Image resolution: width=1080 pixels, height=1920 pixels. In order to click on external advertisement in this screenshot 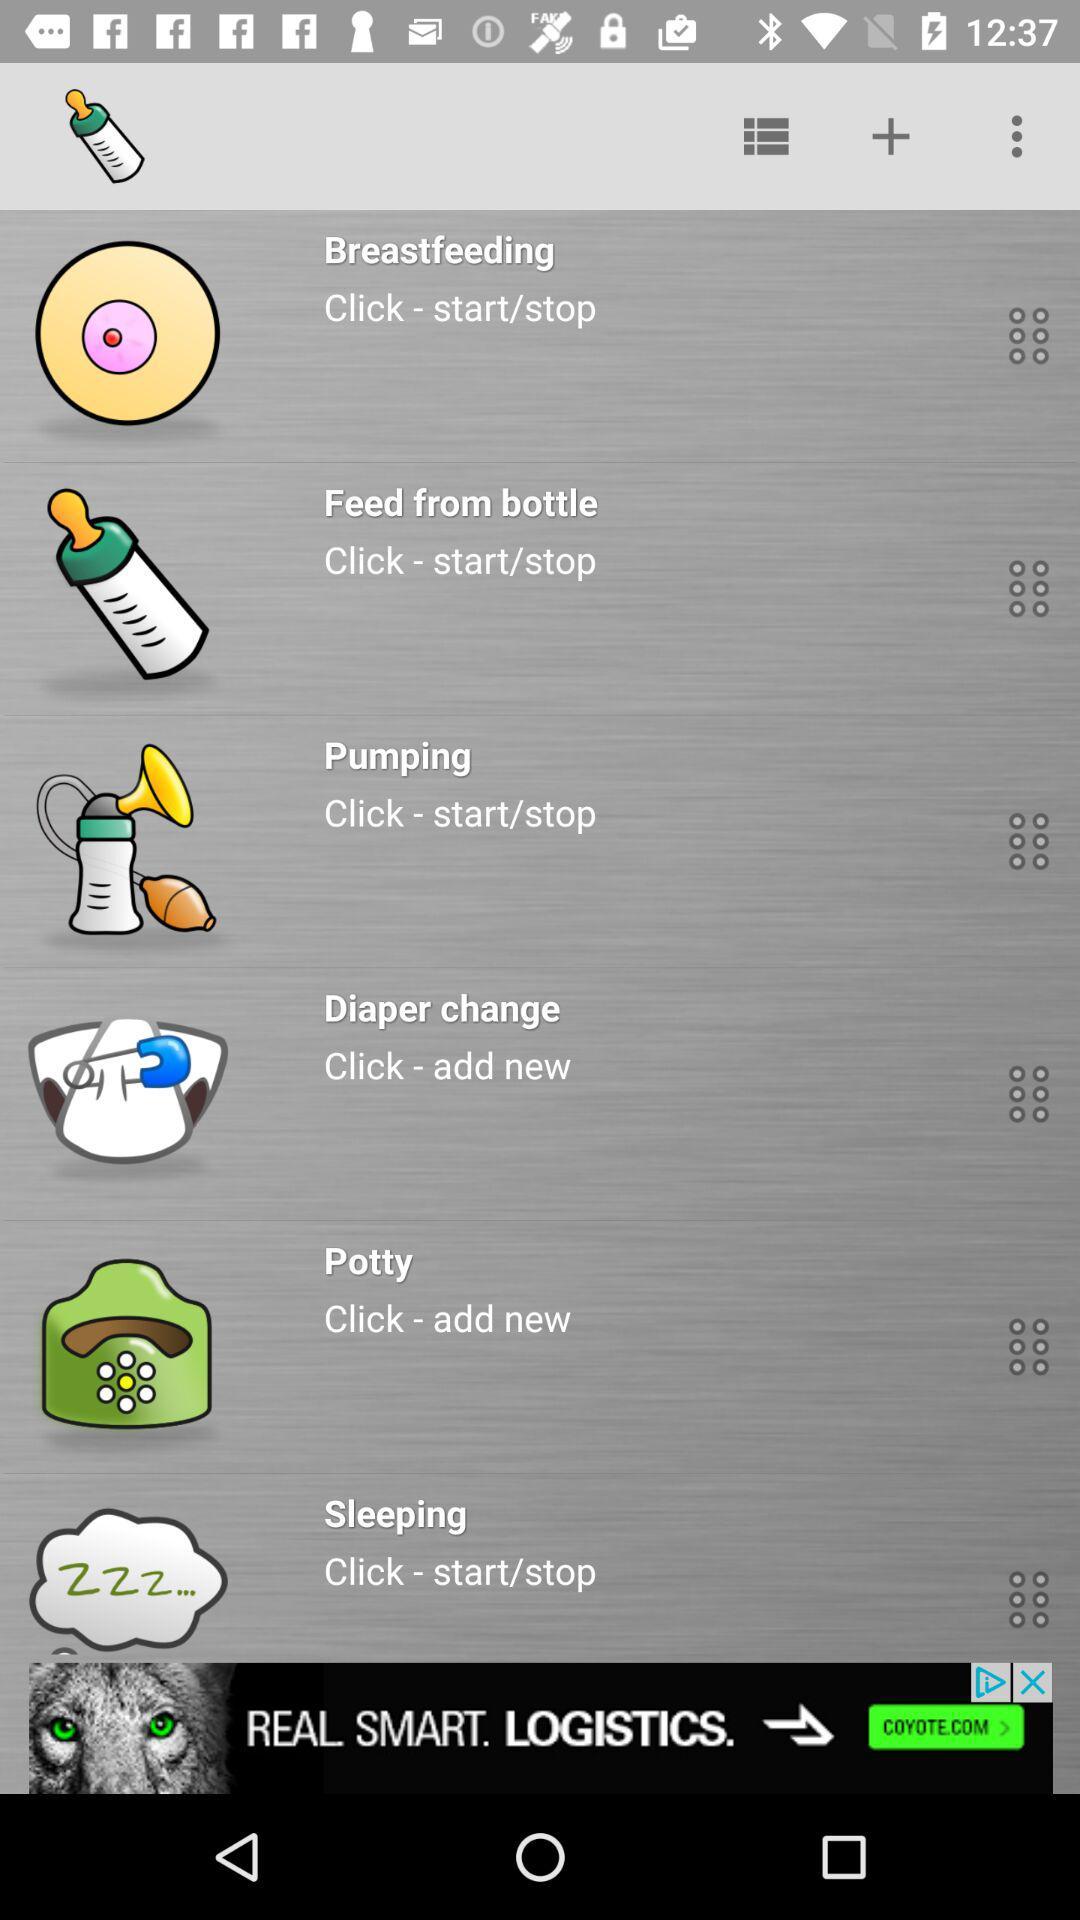, I will do `click(540, 1727)`.